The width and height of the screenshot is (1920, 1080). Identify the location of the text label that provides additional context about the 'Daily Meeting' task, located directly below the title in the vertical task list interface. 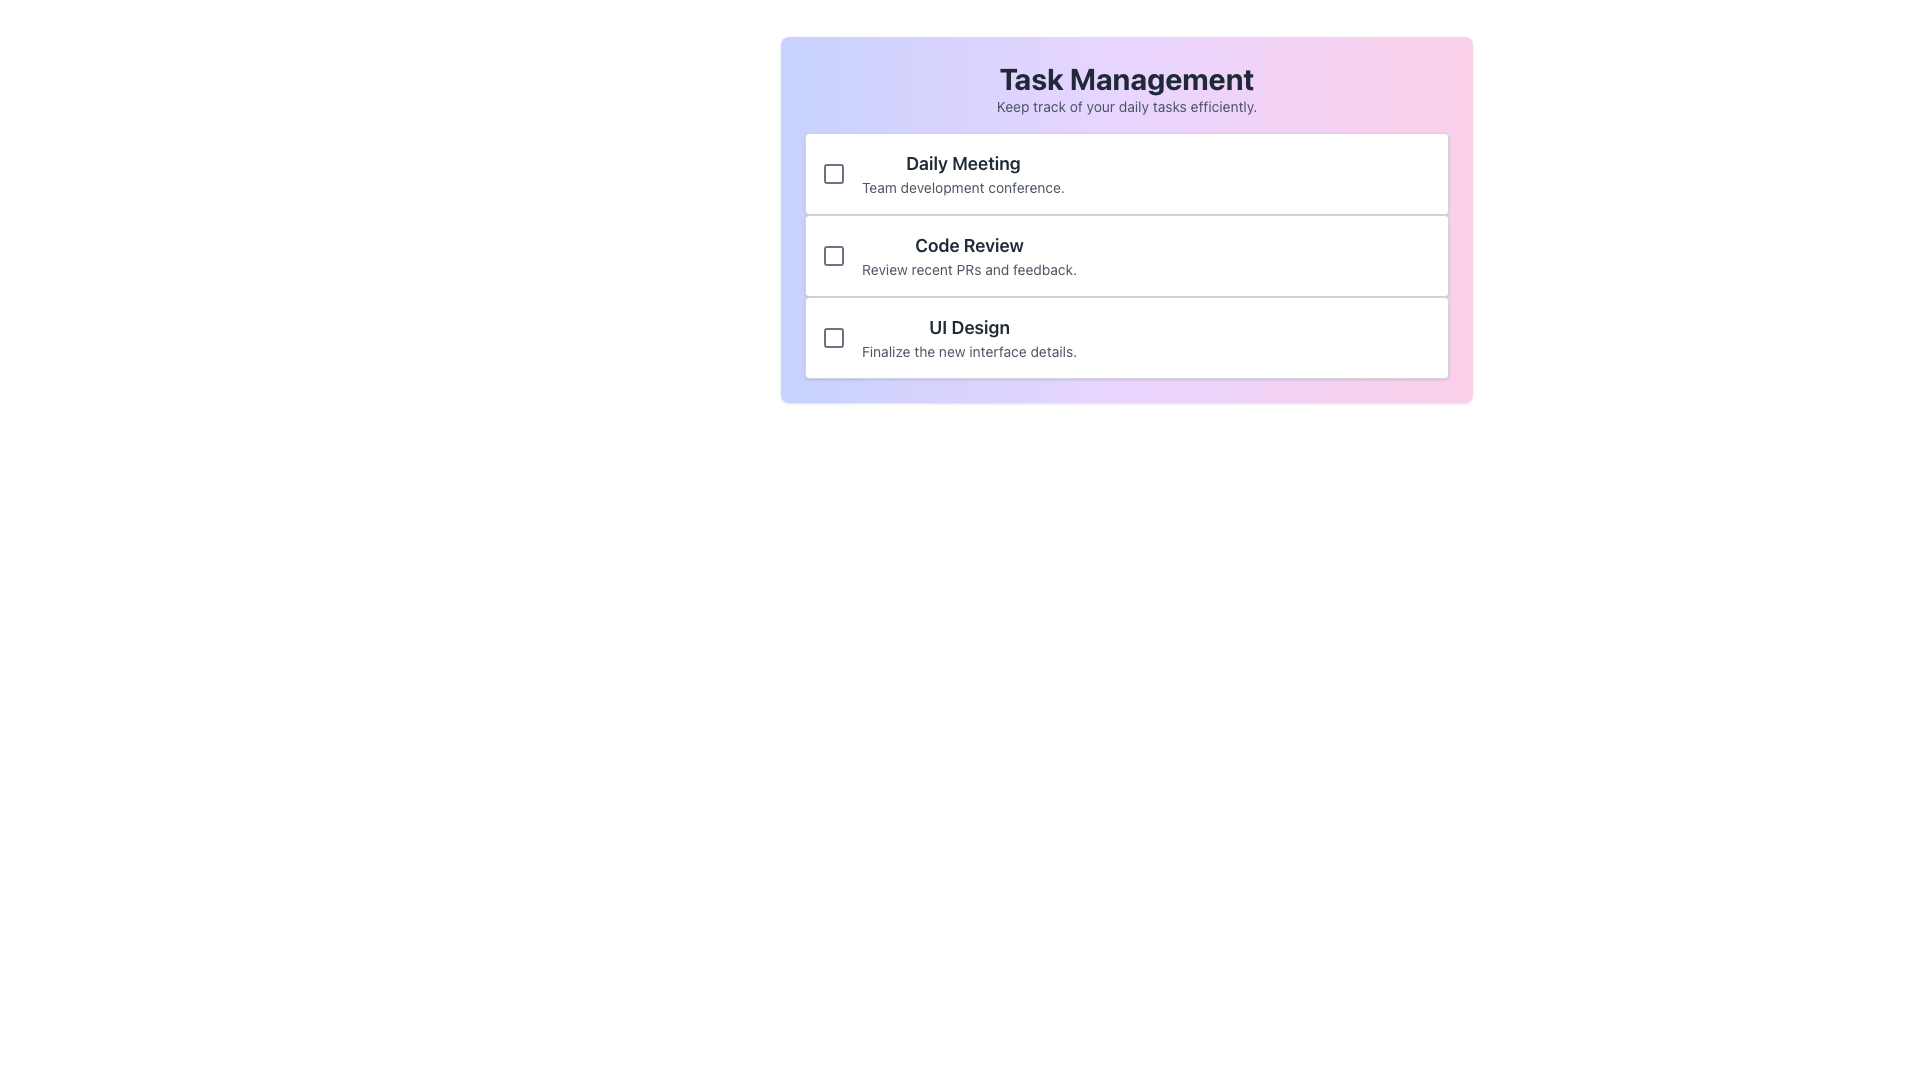
(963, 188).